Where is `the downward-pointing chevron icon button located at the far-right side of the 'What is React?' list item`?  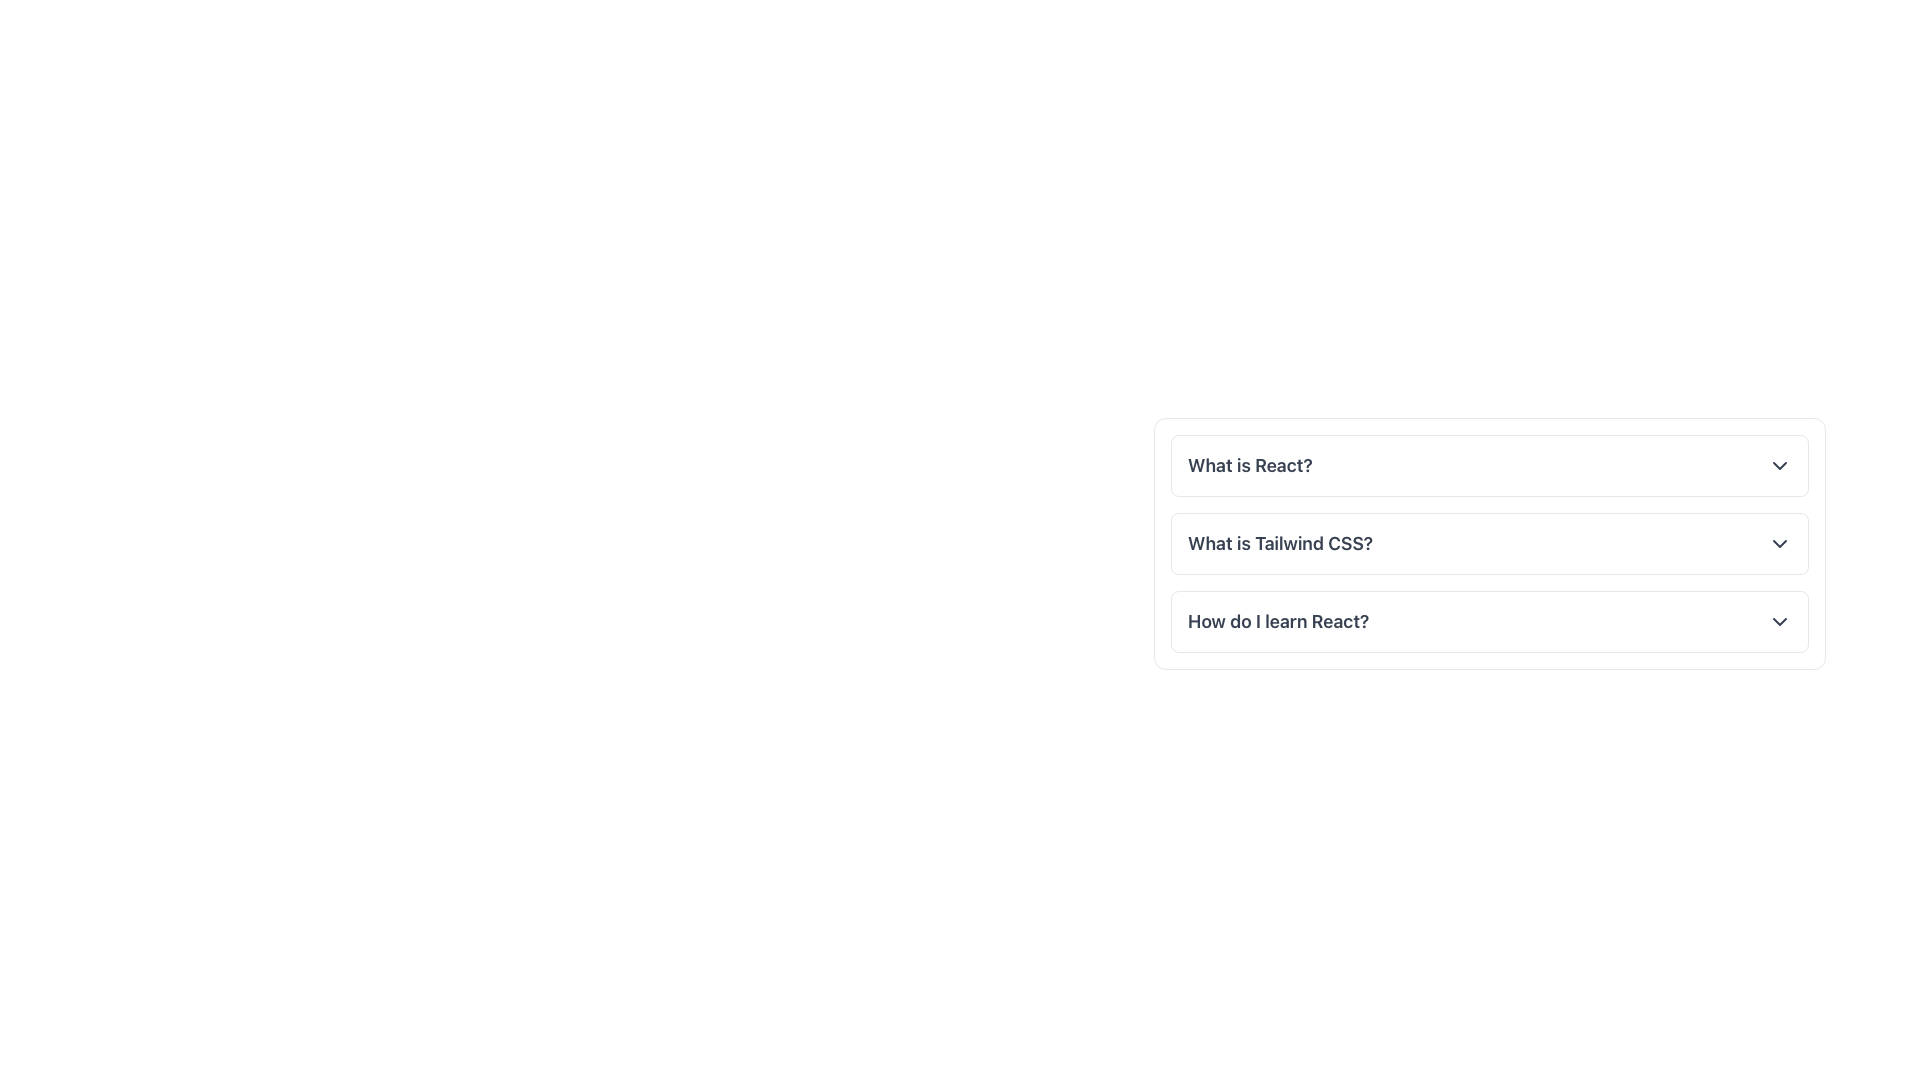 the downward-pointing chevron icon button located at the far-right side of the 'What is React?' list item is located at coordinates (1780, 466).